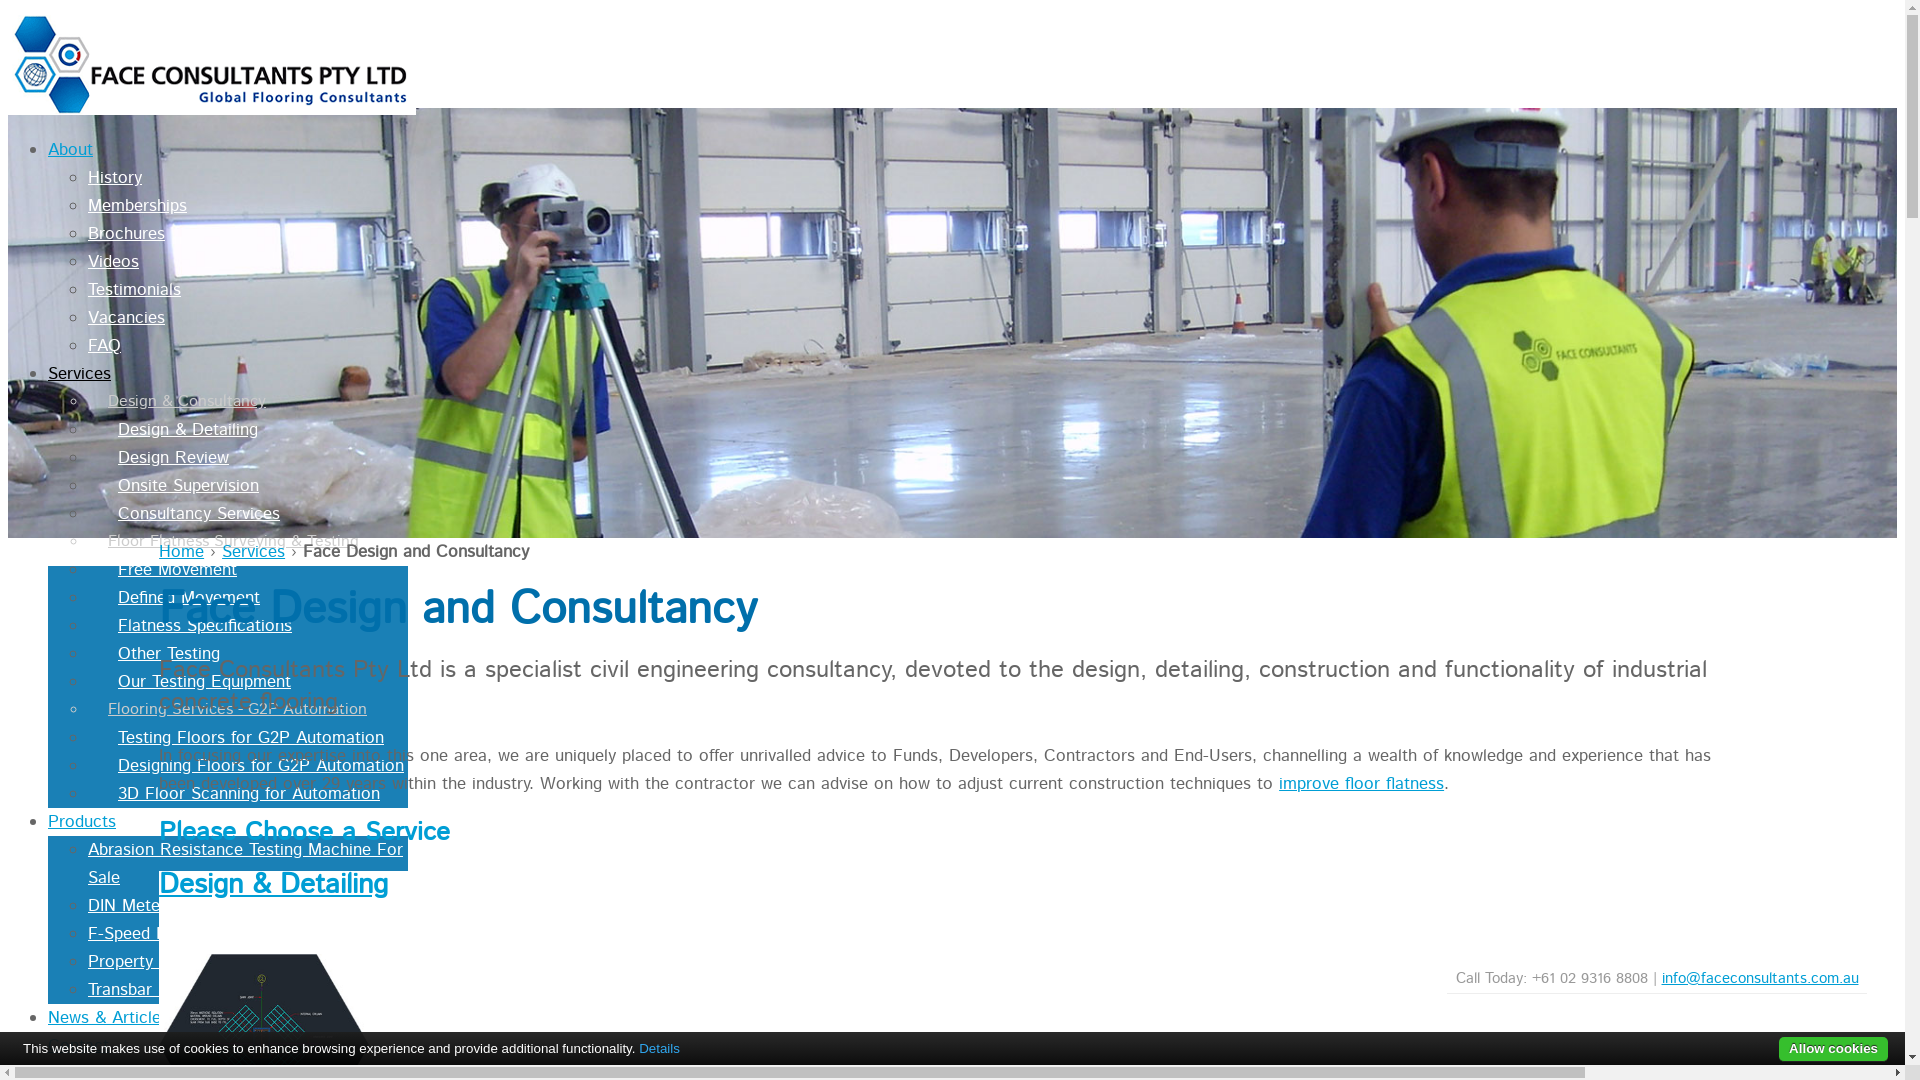 The image size is (1920, 1080). Describe the element at coordinates (157, 458) in the screenshot. I see `'Design Review'` at that location.